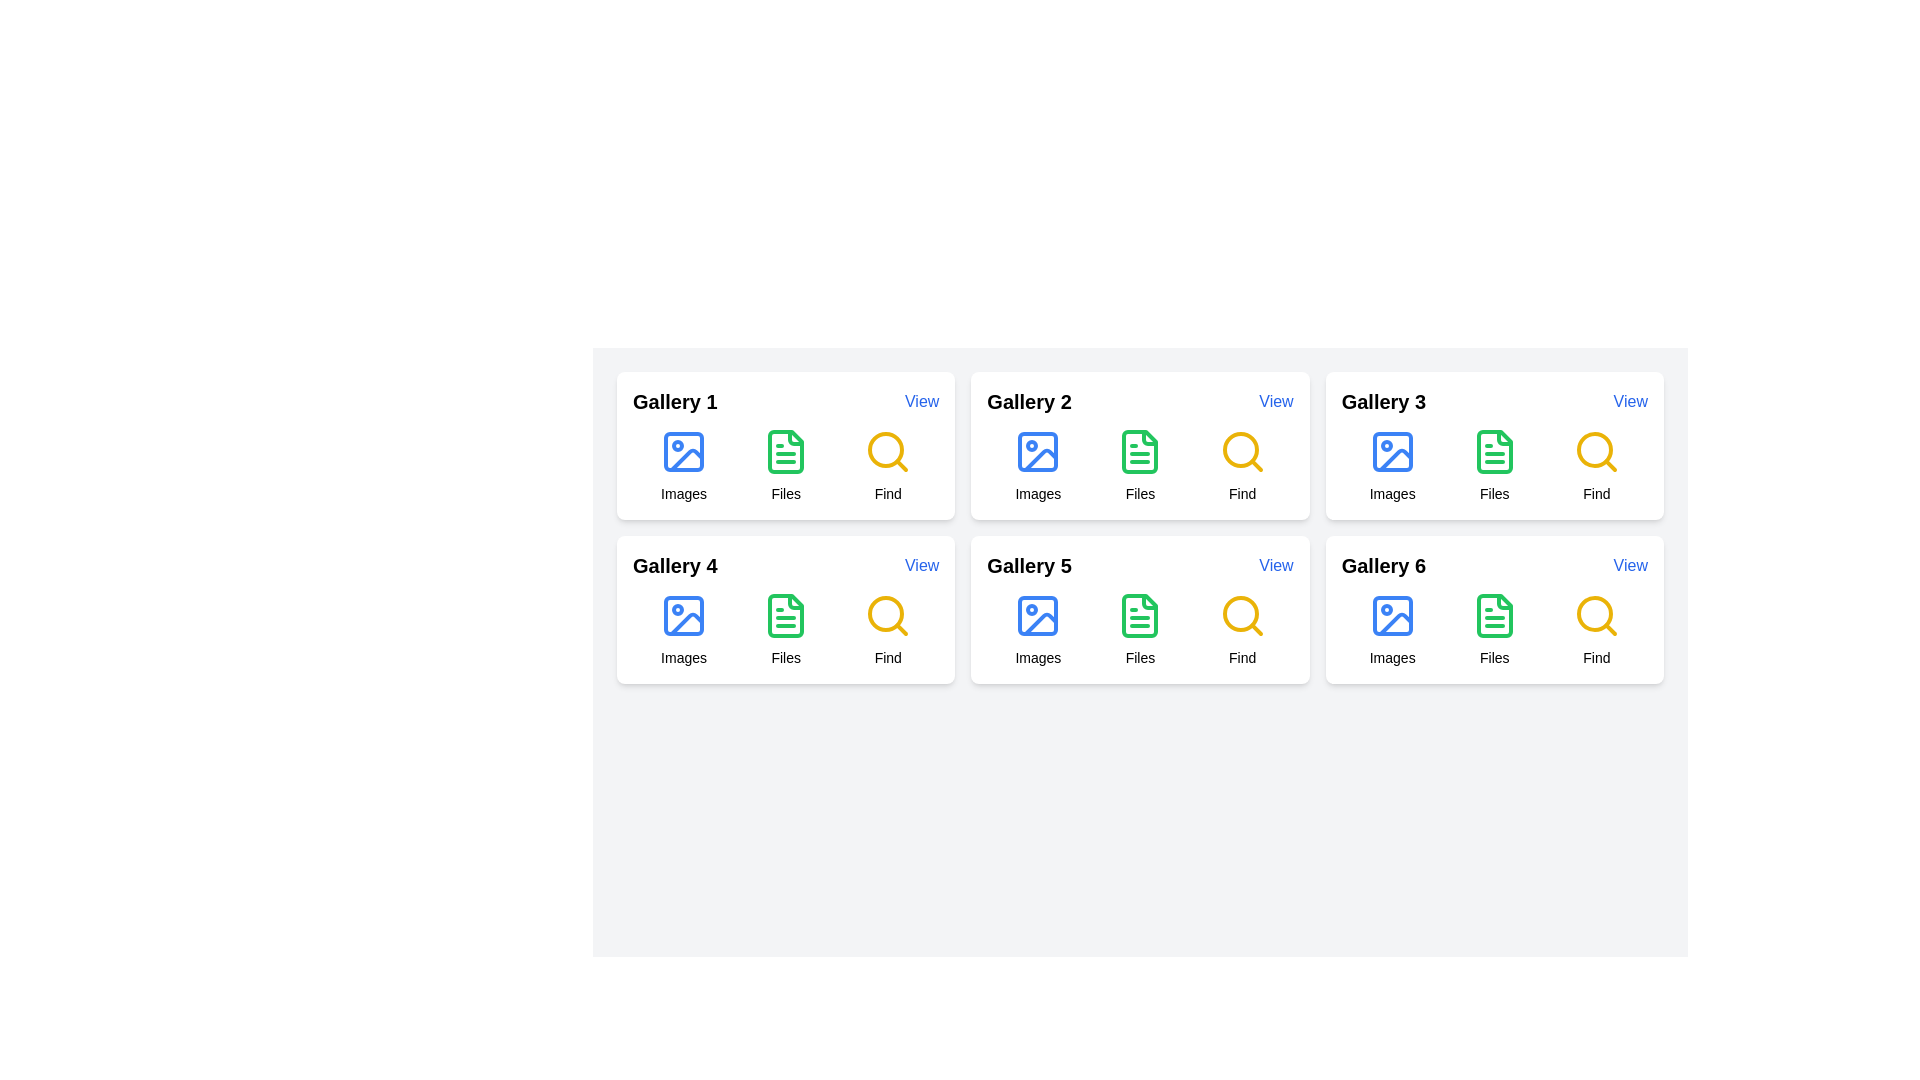 This screenshot has height=1080, width=1920. What do you see at coordinates (785, 451) in the screenshot?
I see `the green file icon in the 'Files' section, which is the middle icon in the first card of the top row in the grid layout` at bounding box center [785, 451].